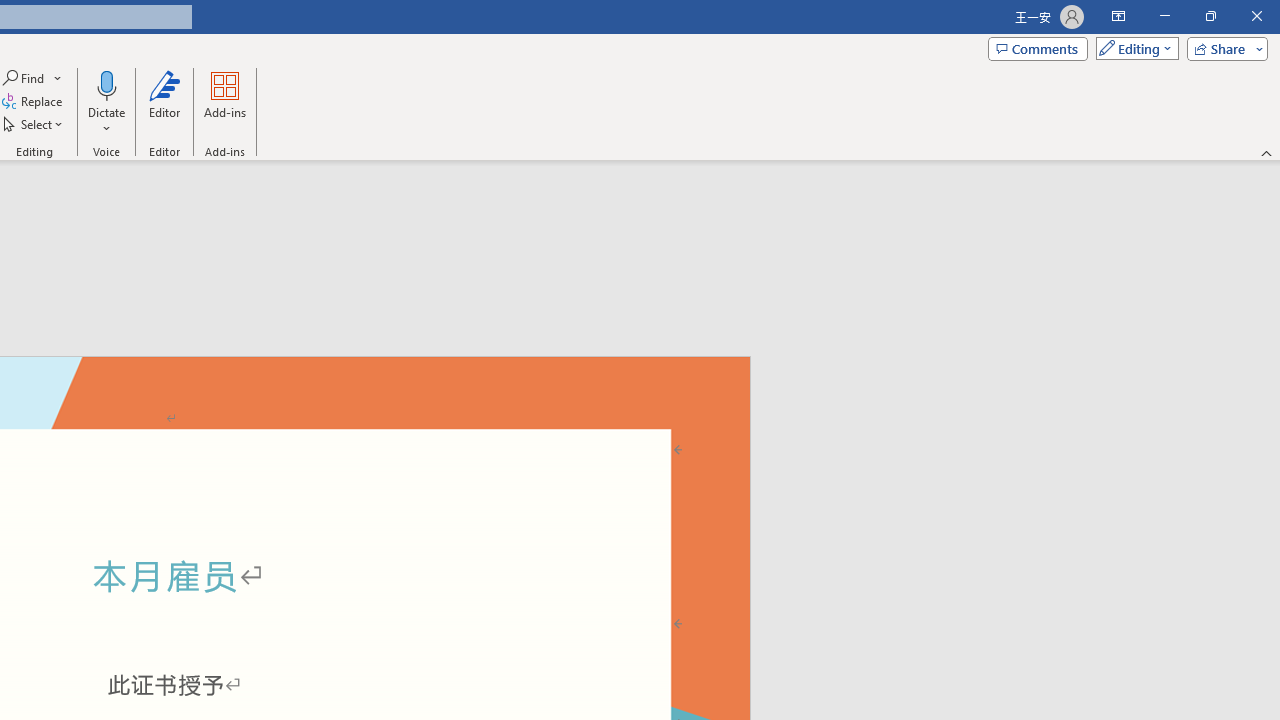 The image size is (1280, 720). What do you see at coordinates (105, 84) in the screenshot?
I see `'Dictate'` at bounding box center [105, 84].